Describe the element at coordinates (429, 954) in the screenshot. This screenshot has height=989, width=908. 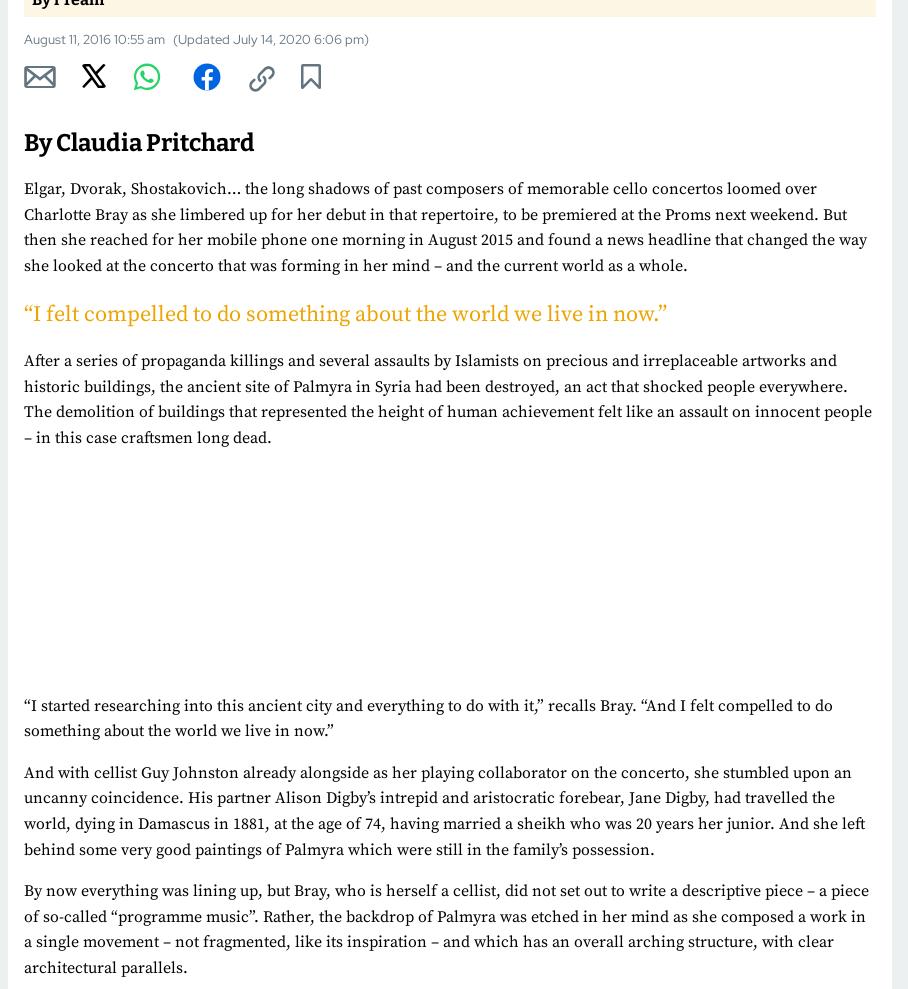
I see `'like its inspiration – and which has an overall arching structure, with clear architectural parallels.'` at that location.